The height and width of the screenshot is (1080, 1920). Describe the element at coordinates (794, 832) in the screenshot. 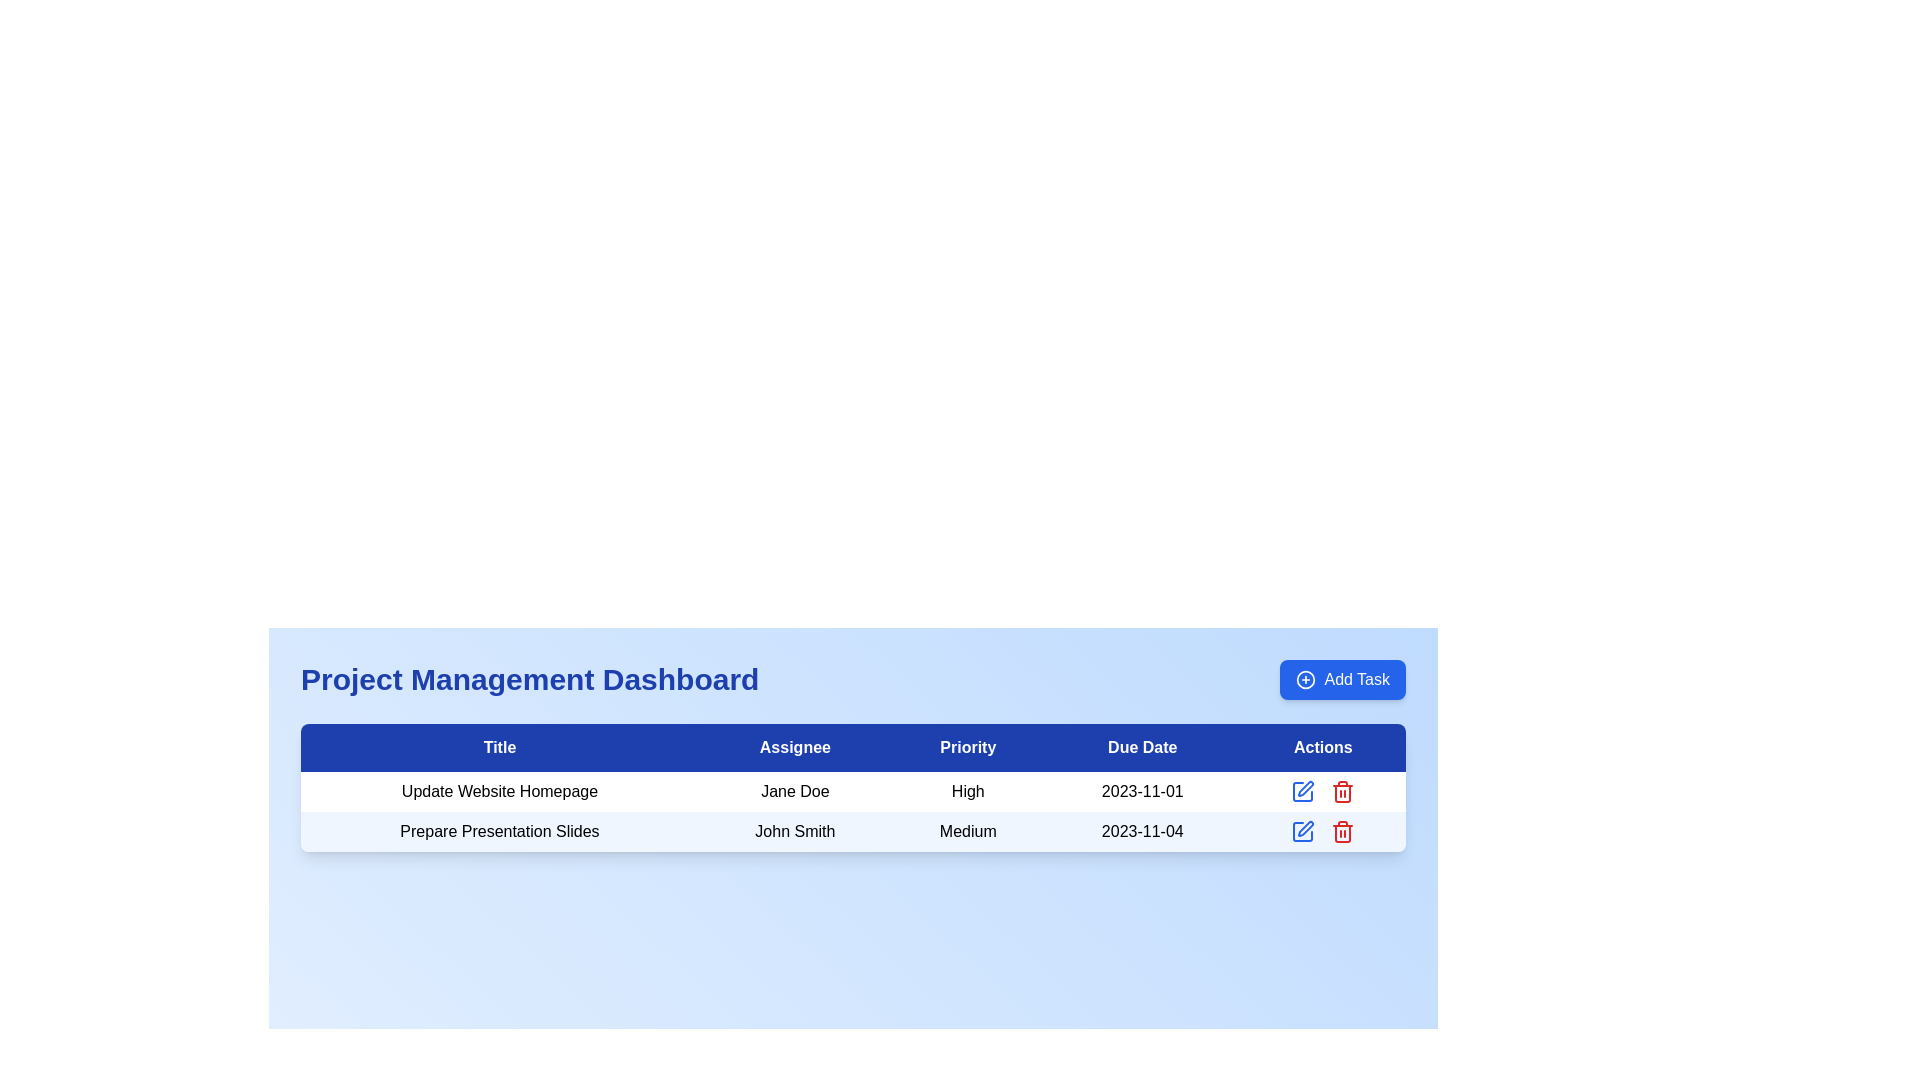

I see `the text label representing the assignee's name for the task` at that location.